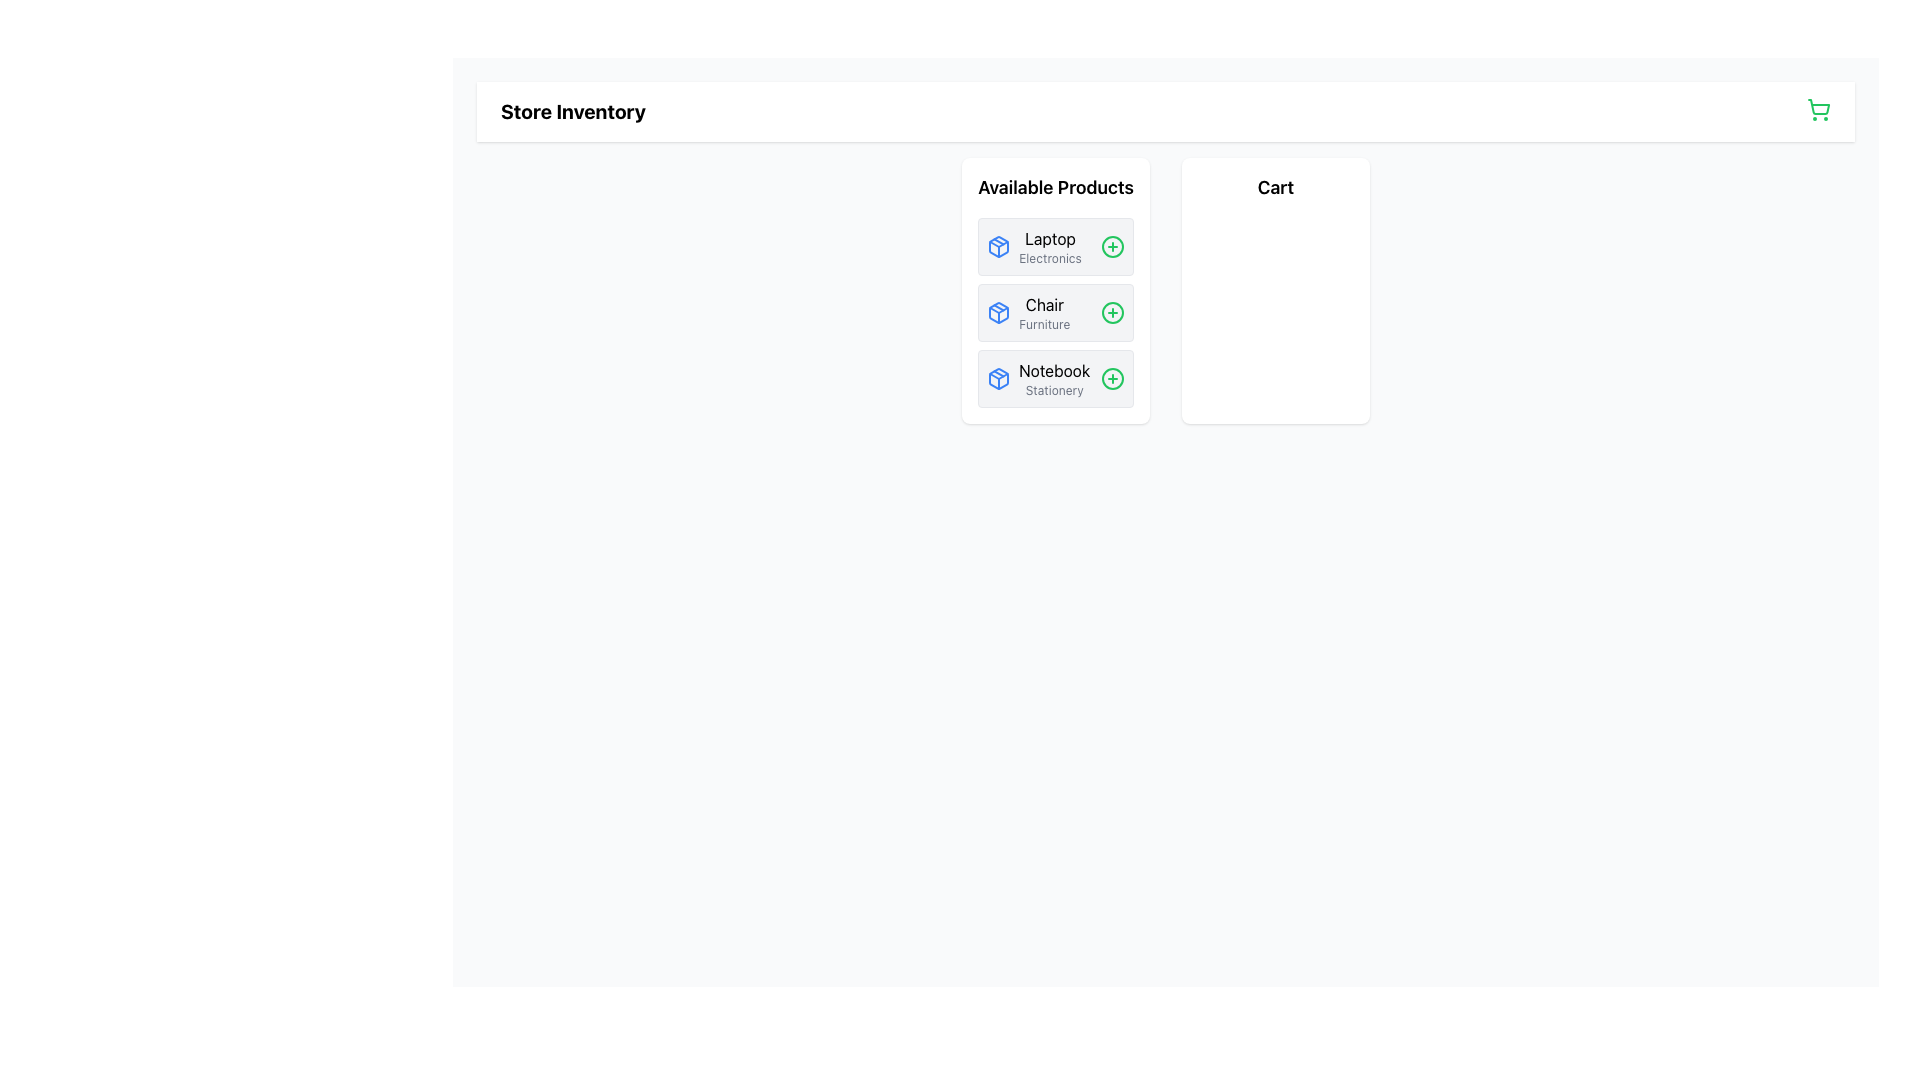 This screenshot has height=1080, width=1920. Describe the element at coordinates (1043, 323) in the screenshot. I see `the text label displaying 'Furniture' which is located below the product title 'Chair' in the 'Available Products' section` at that location.